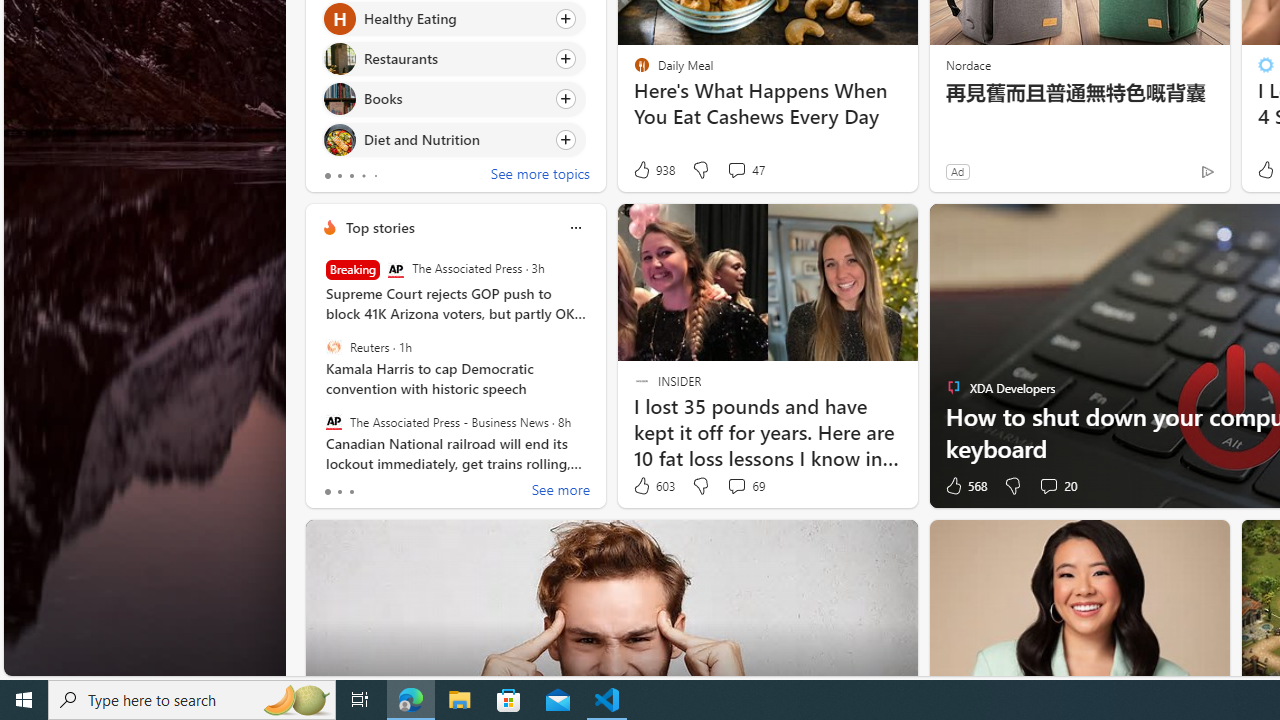 The image size is (1280, 720). Describe the element at coordinates (735, 168) in the screenshot. I see `'View comments 47 Comment'` at that location.